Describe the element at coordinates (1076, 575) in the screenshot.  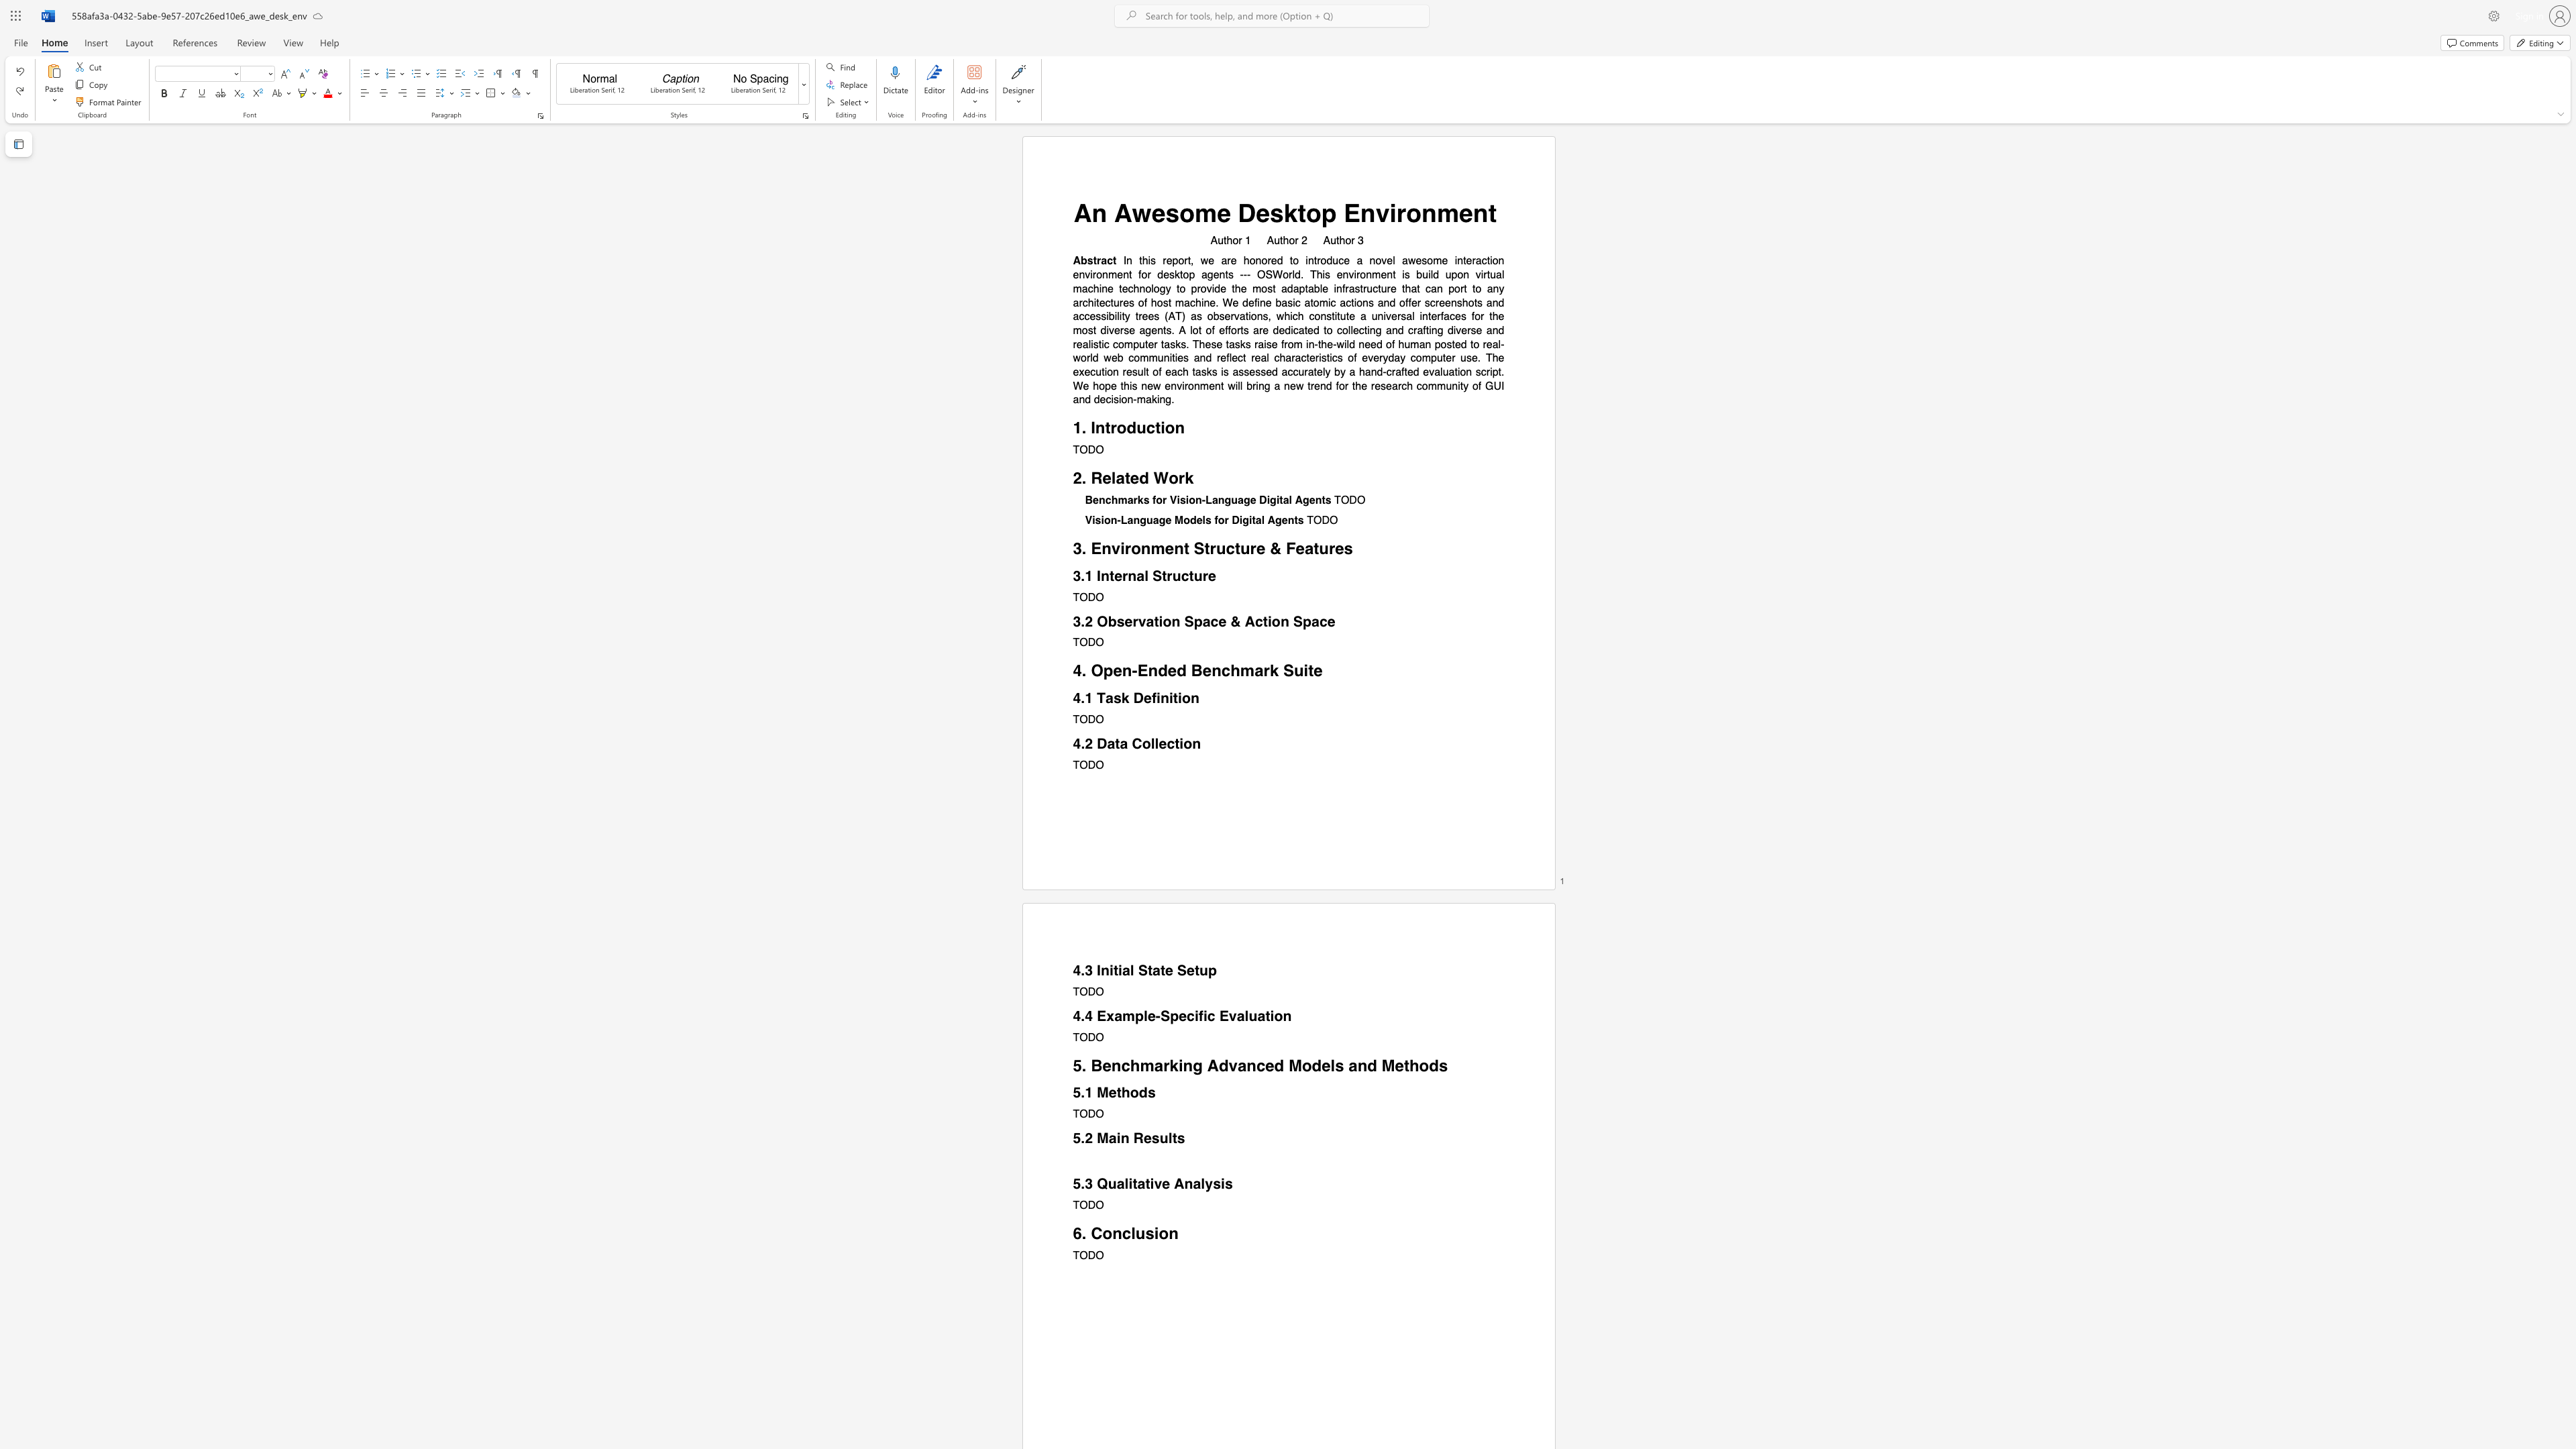
I see `the 1th character "3" in the text` at that location.